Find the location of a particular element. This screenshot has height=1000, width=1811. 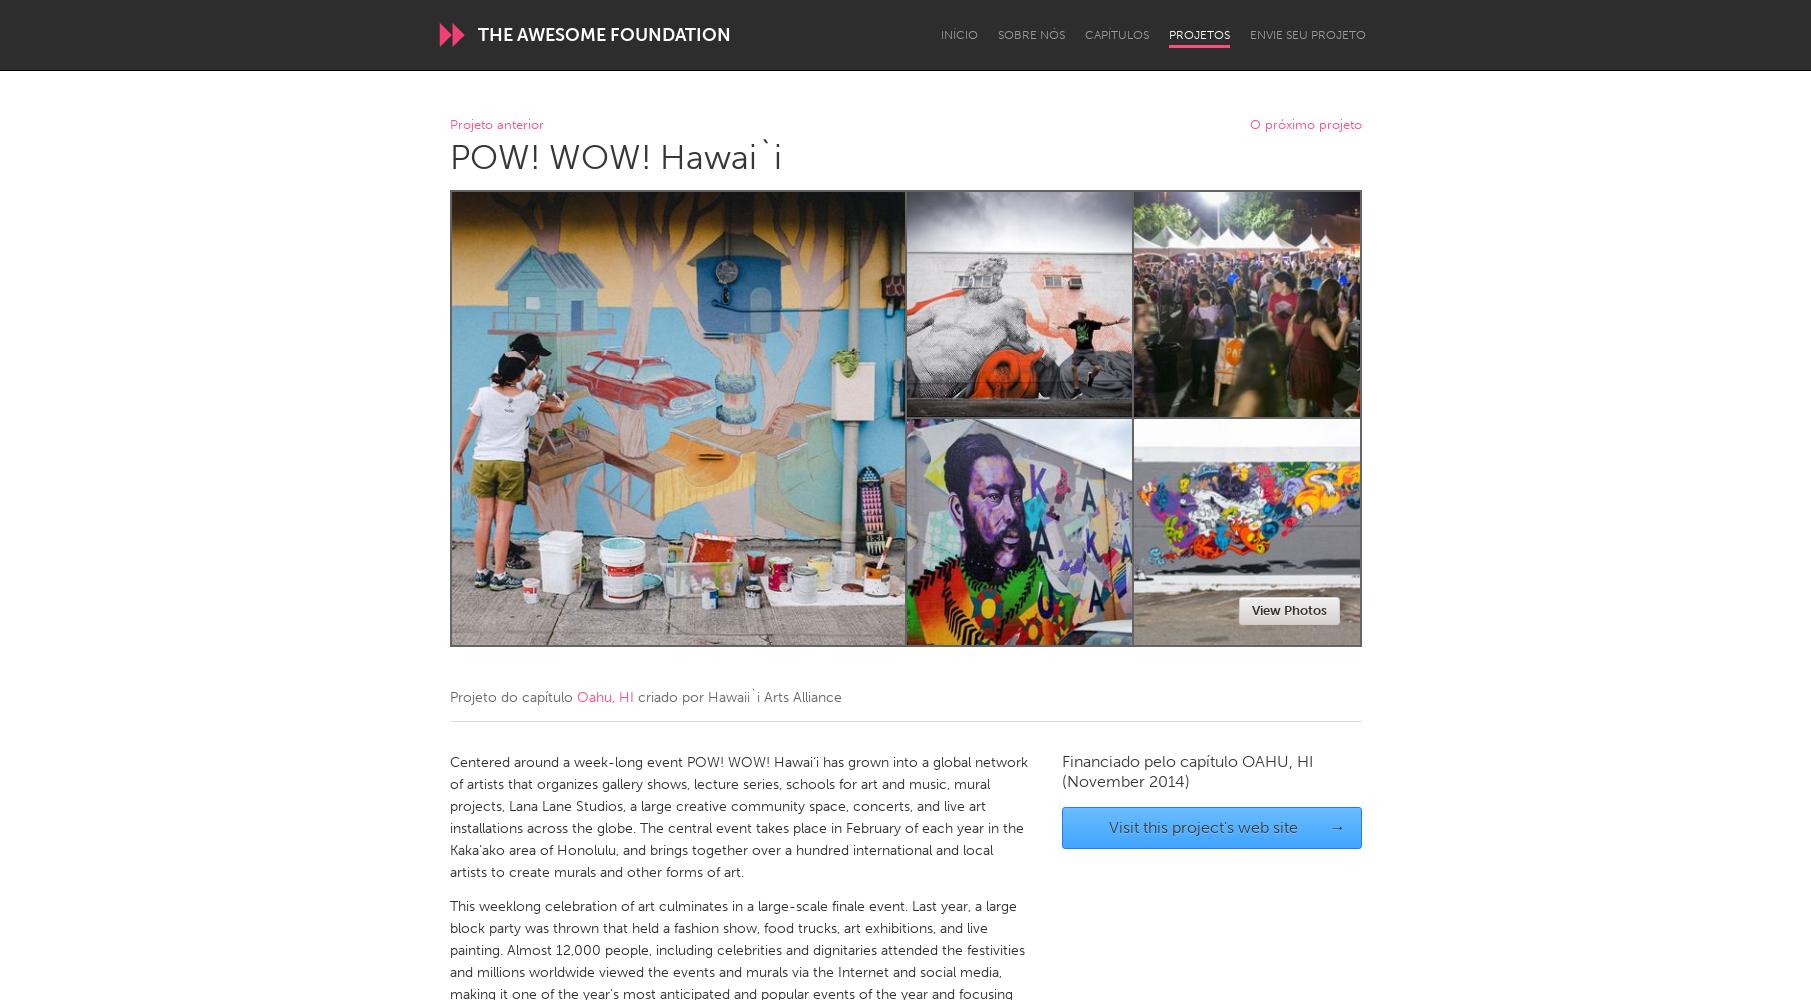

'View Photos' is located at coordinates (1288, 609).